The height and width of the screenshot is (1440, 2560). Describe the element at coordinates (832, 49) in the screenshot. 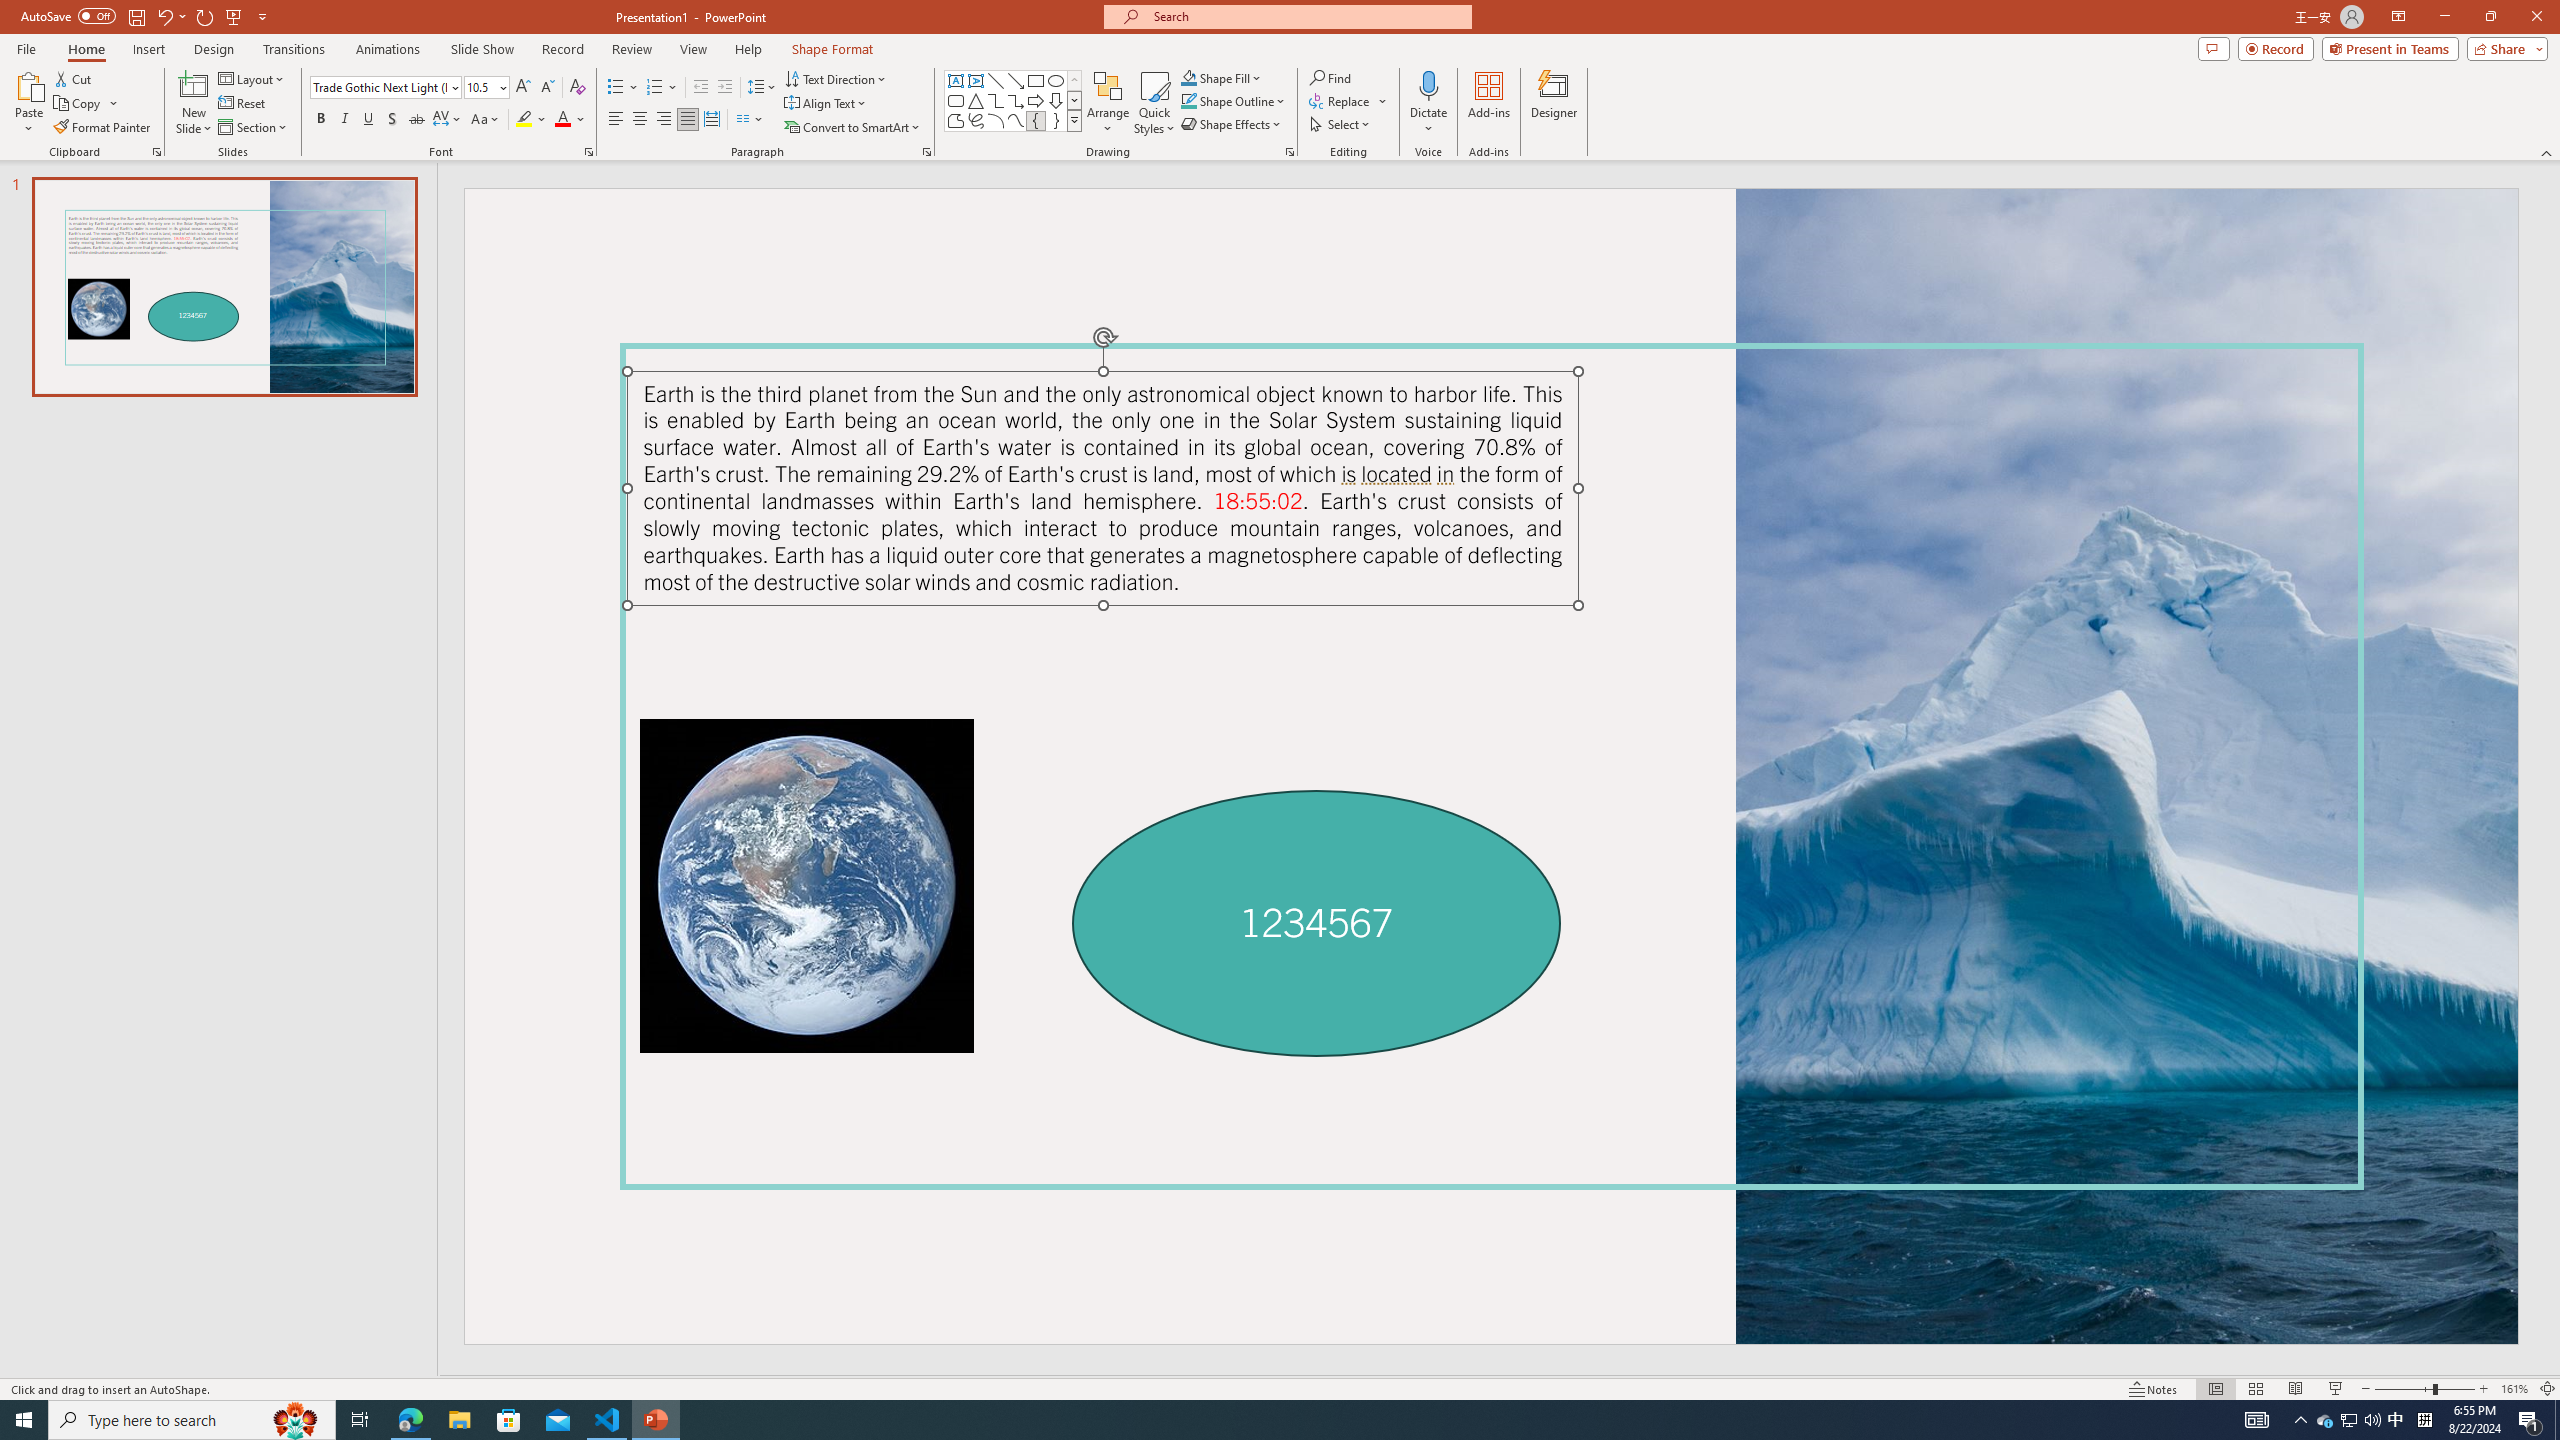

I see `'Shape Format'` at that location.